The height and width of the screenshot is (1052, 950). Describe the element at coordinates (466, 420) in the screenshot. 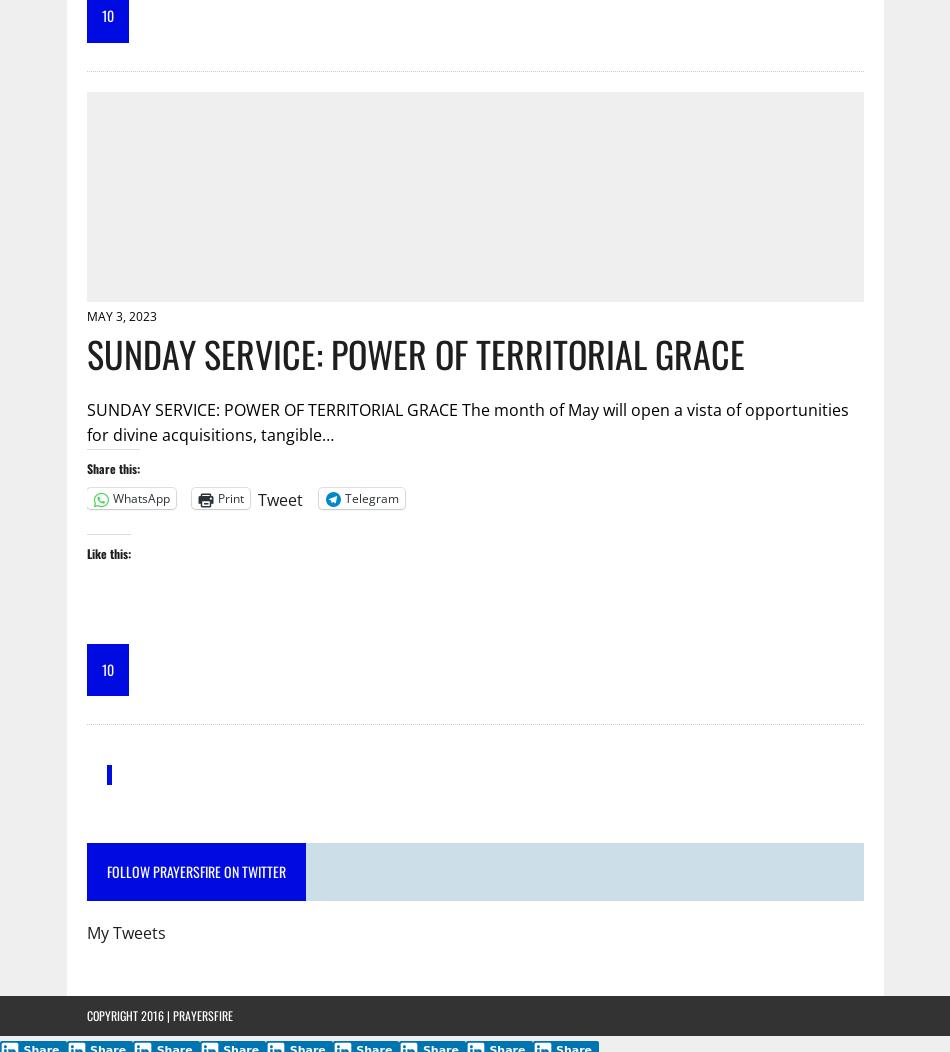

I see `'SUNDAY SERVICE: POWER OF TERRITORIAL GRACE The month of May will open a vista of opportunities for divine acquisitions, tangible…'` at that location.